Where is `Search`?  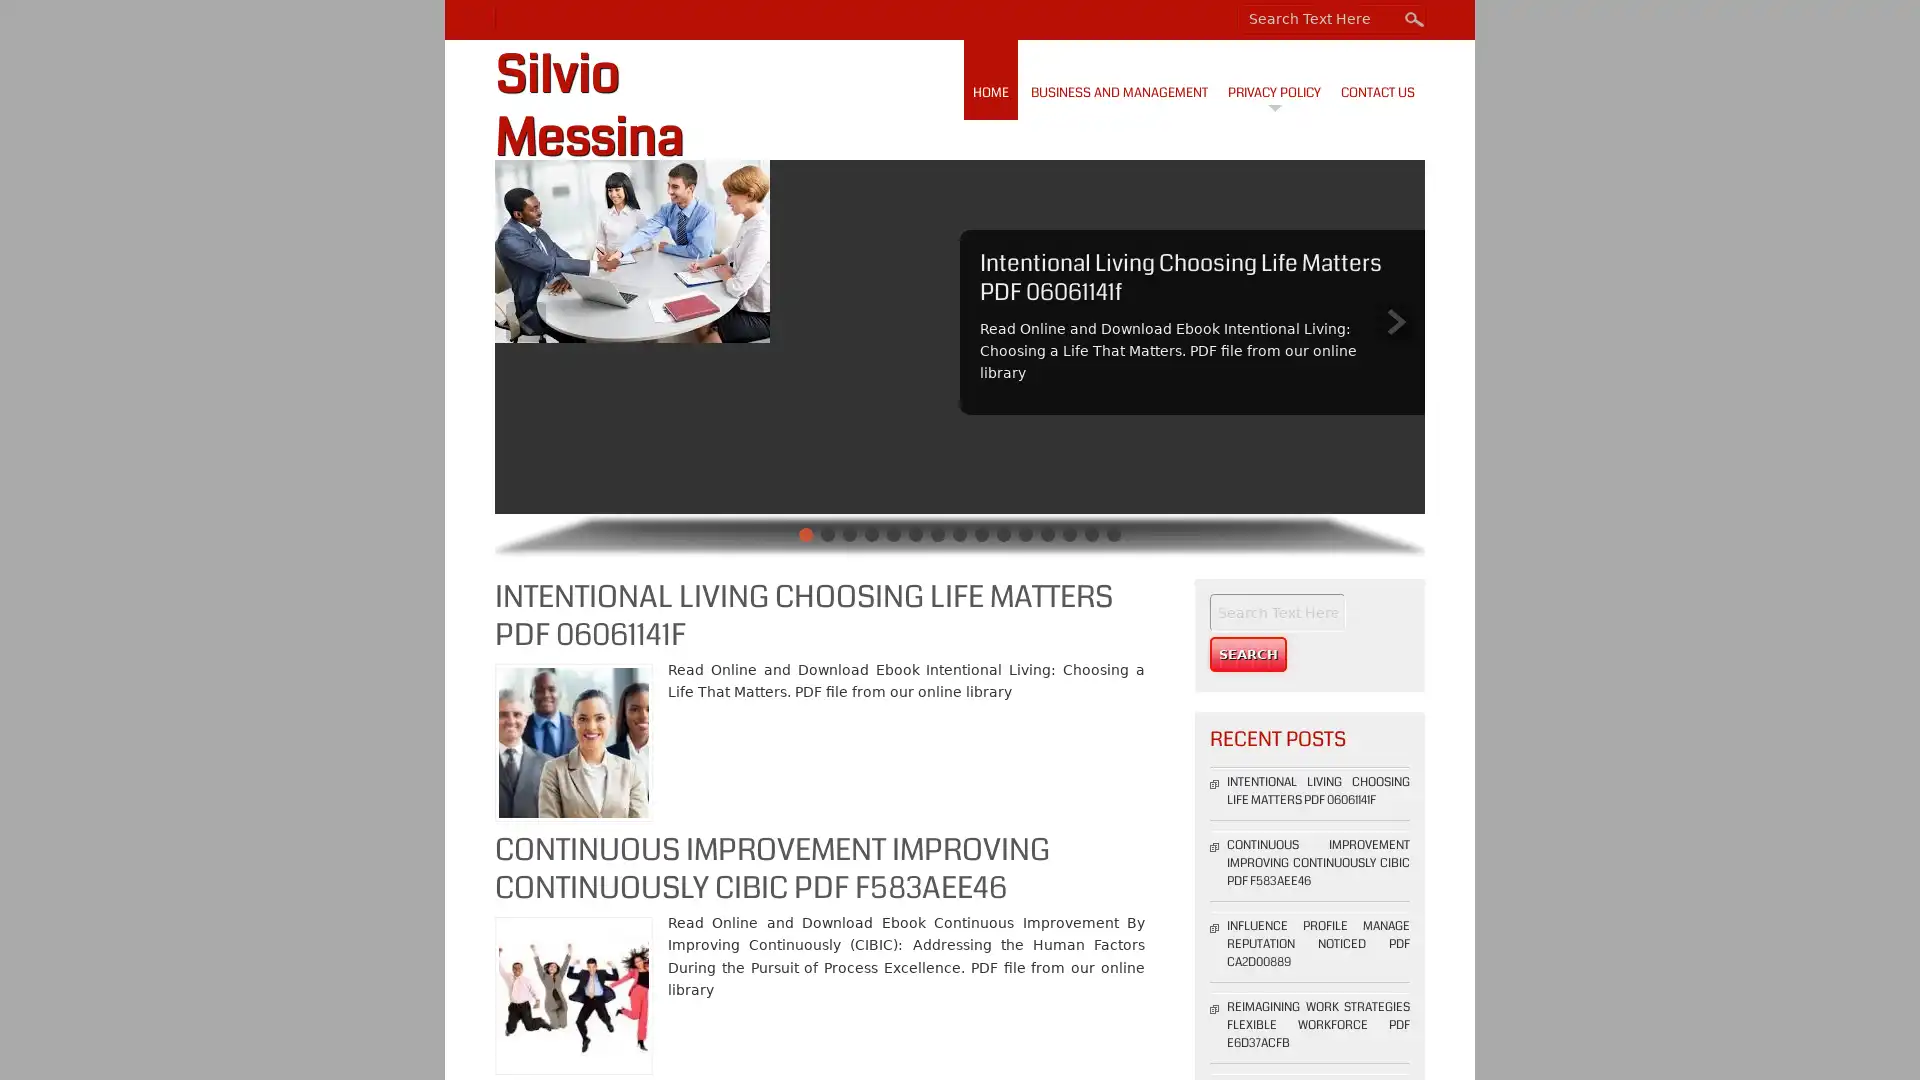
Search is located at coordinates (1247, 654).